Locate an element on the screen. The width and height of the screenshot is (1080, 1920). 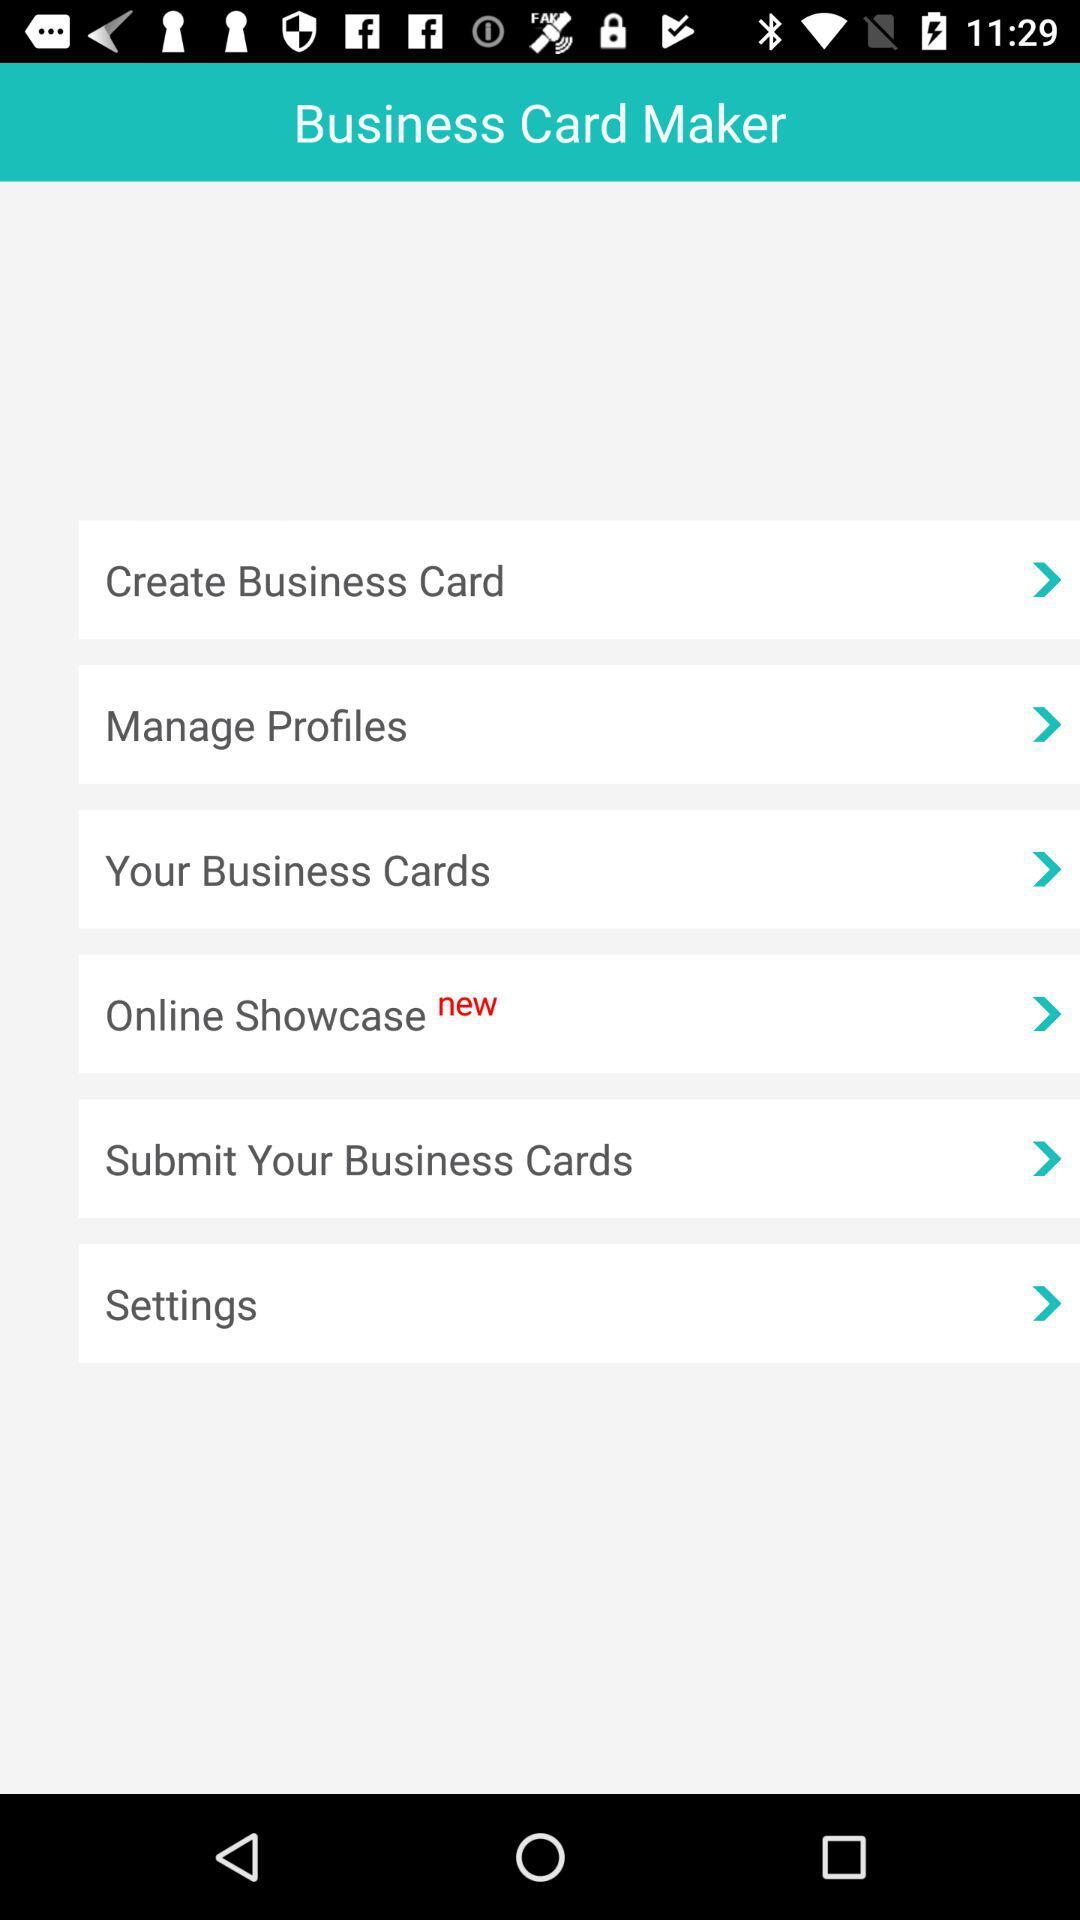
second right arrow from bottom is located at coordinates (1045, 1158).